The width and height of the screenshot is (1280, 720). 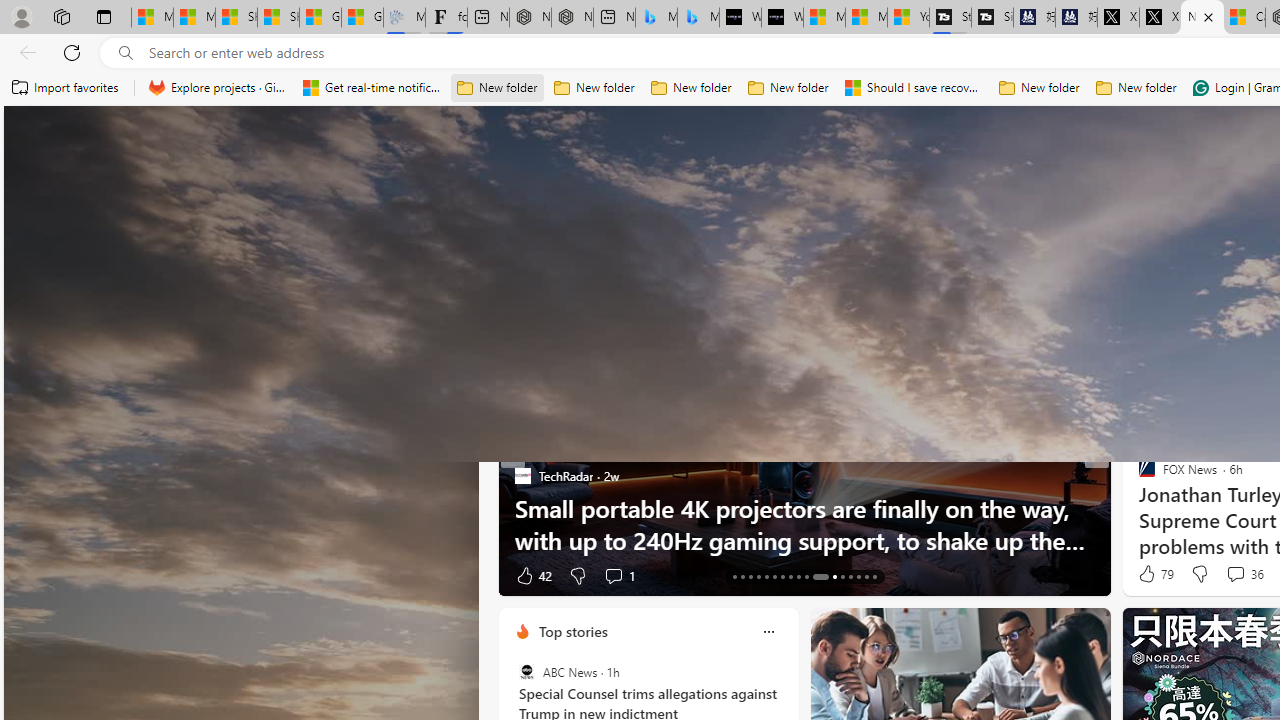 What do you see at coordinates (1234, 575) in the screenshot?
I see `'View comments 17 Comment'` at bounding box center [1234, 575].